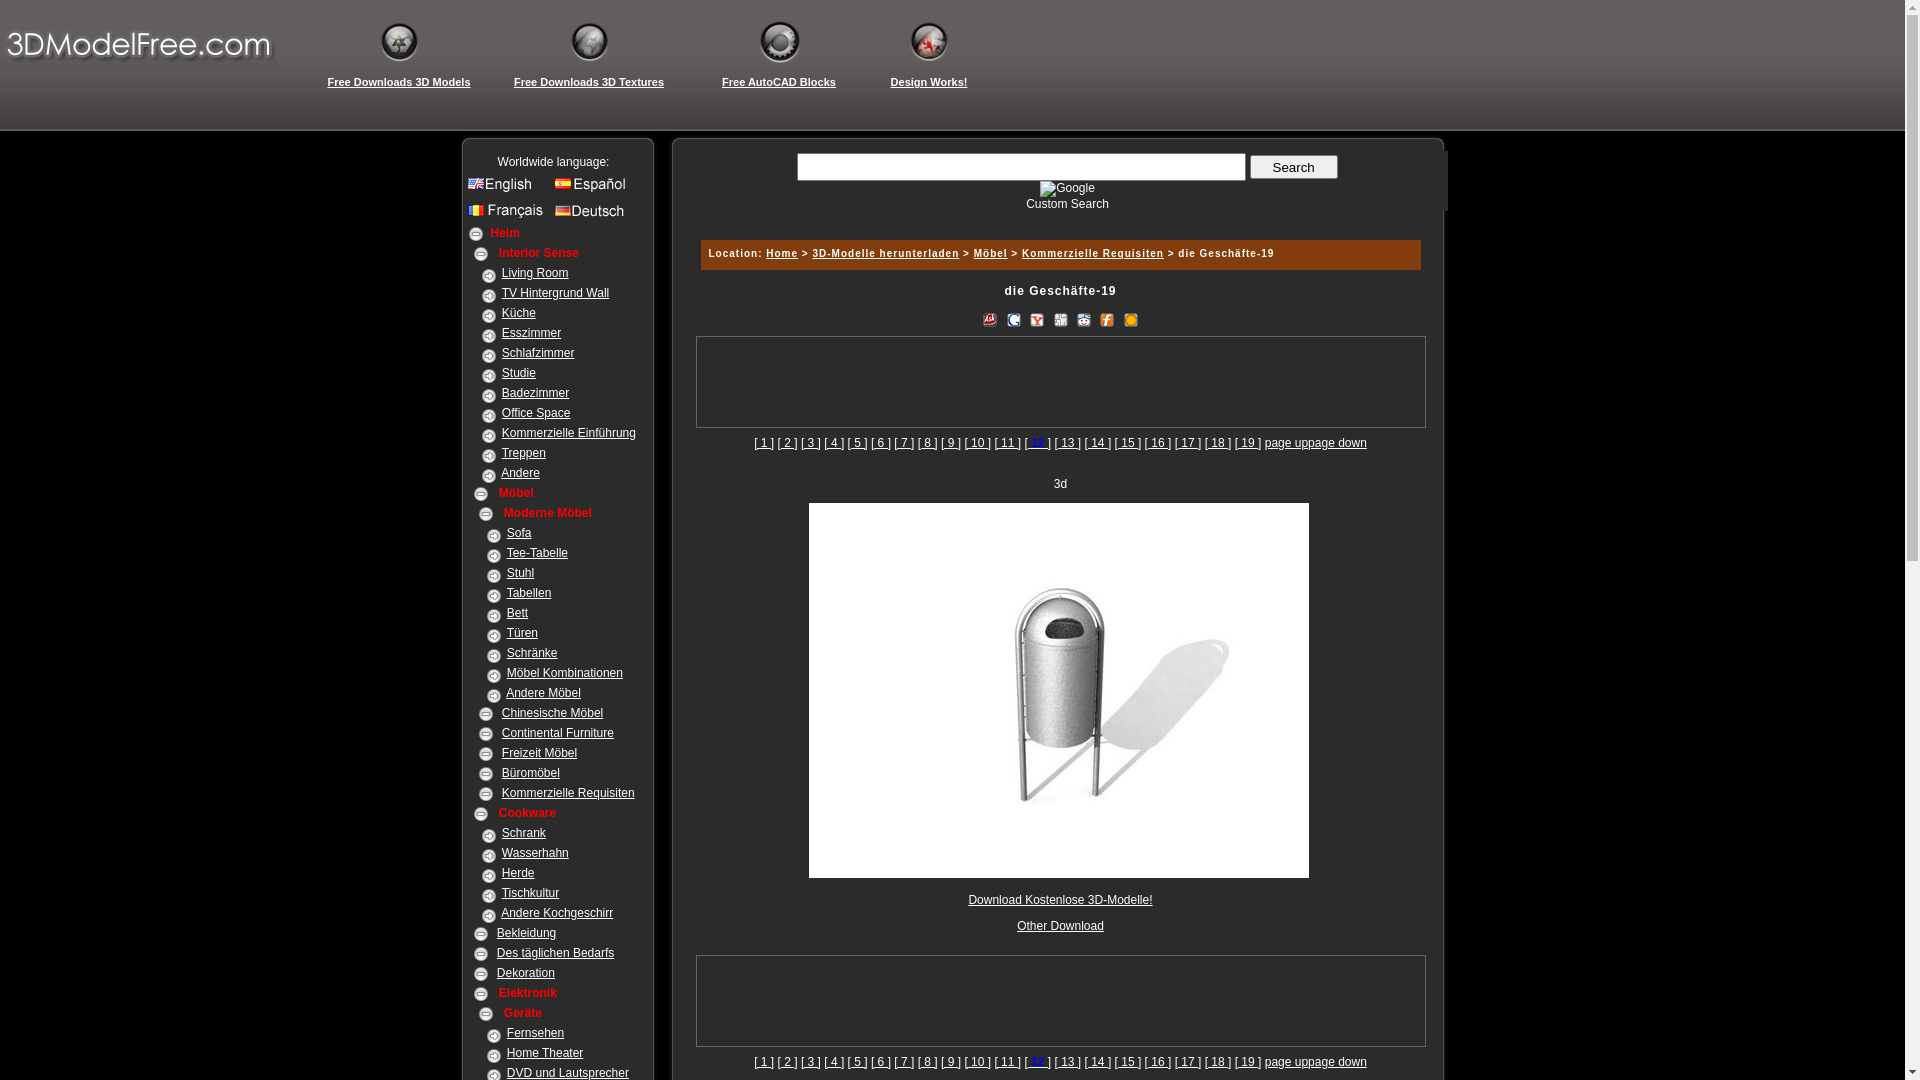  What do you see at coordinates (811, 442) in the screenshot?
I see `'[ 3 ]'` at bounding box center [811, 442].